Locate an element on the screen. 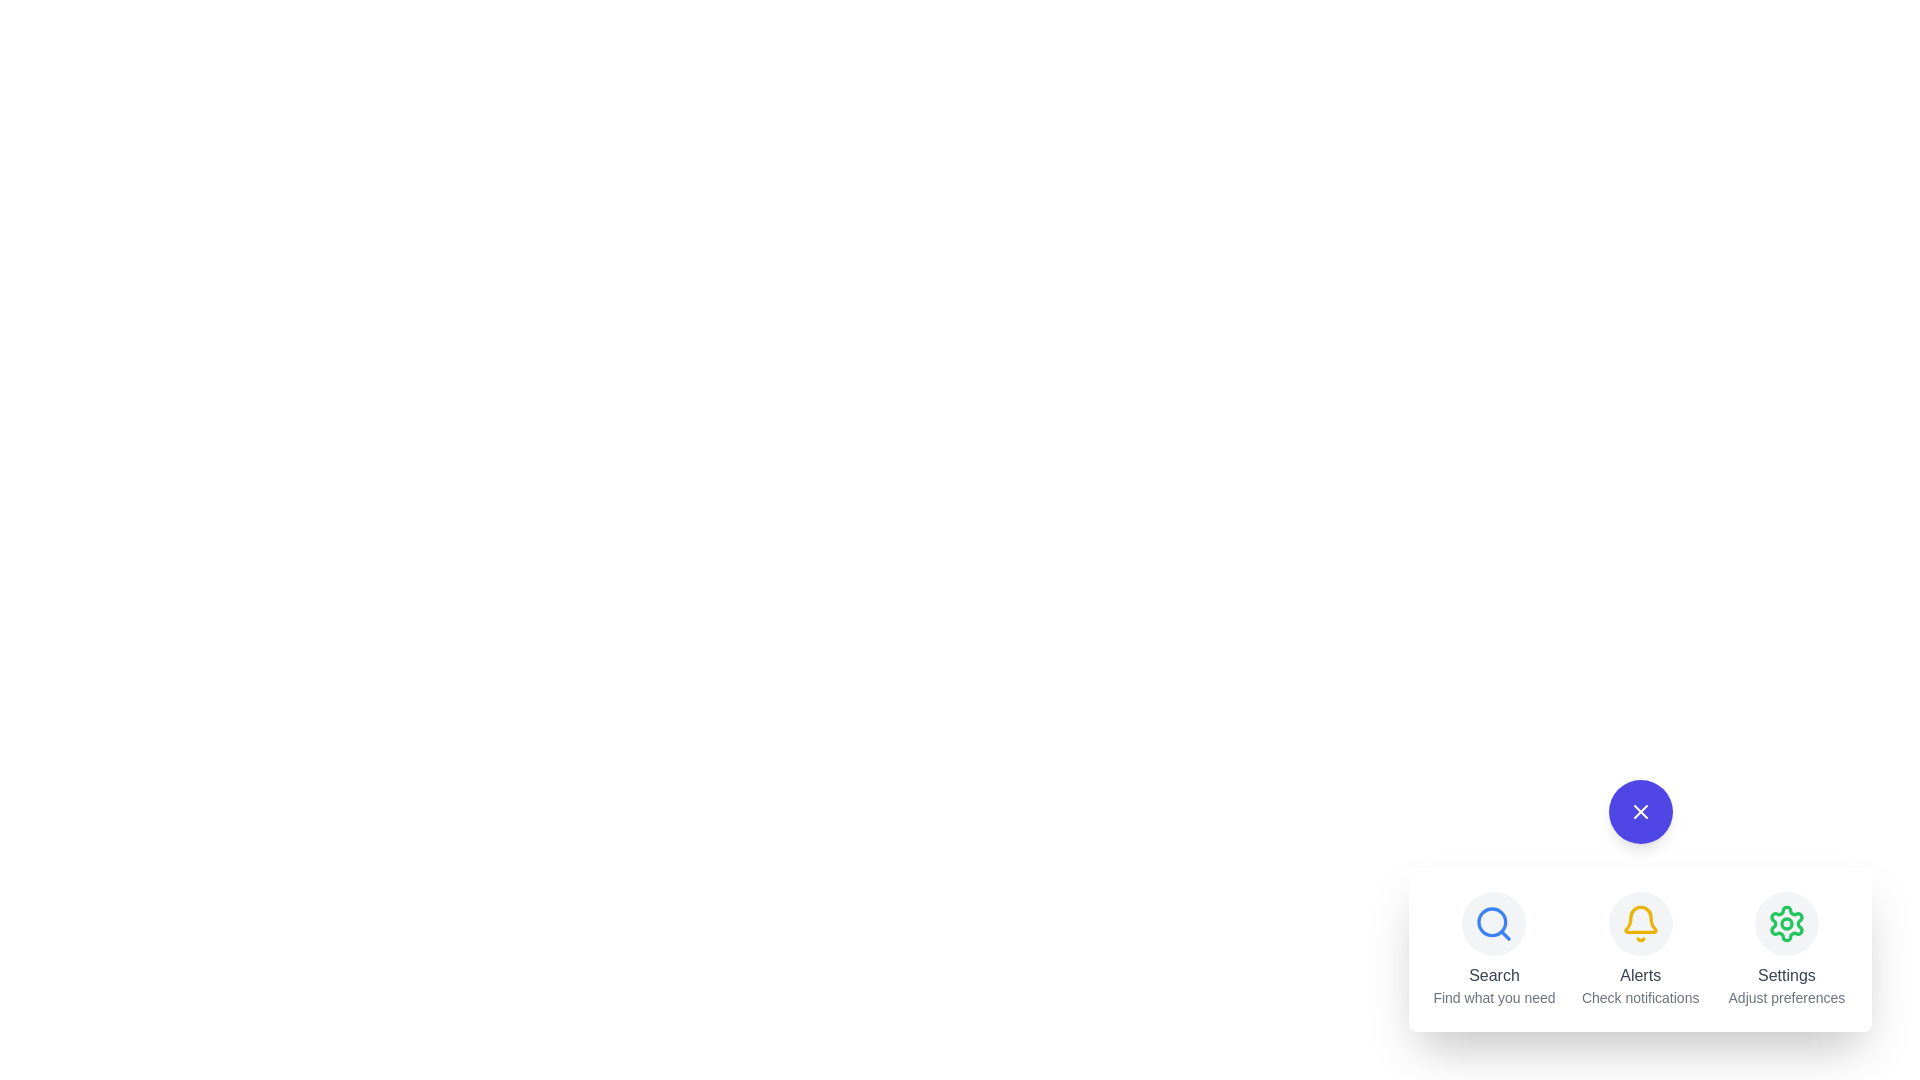  the Settings button to perform its action is located at coordinates (1786, 924).